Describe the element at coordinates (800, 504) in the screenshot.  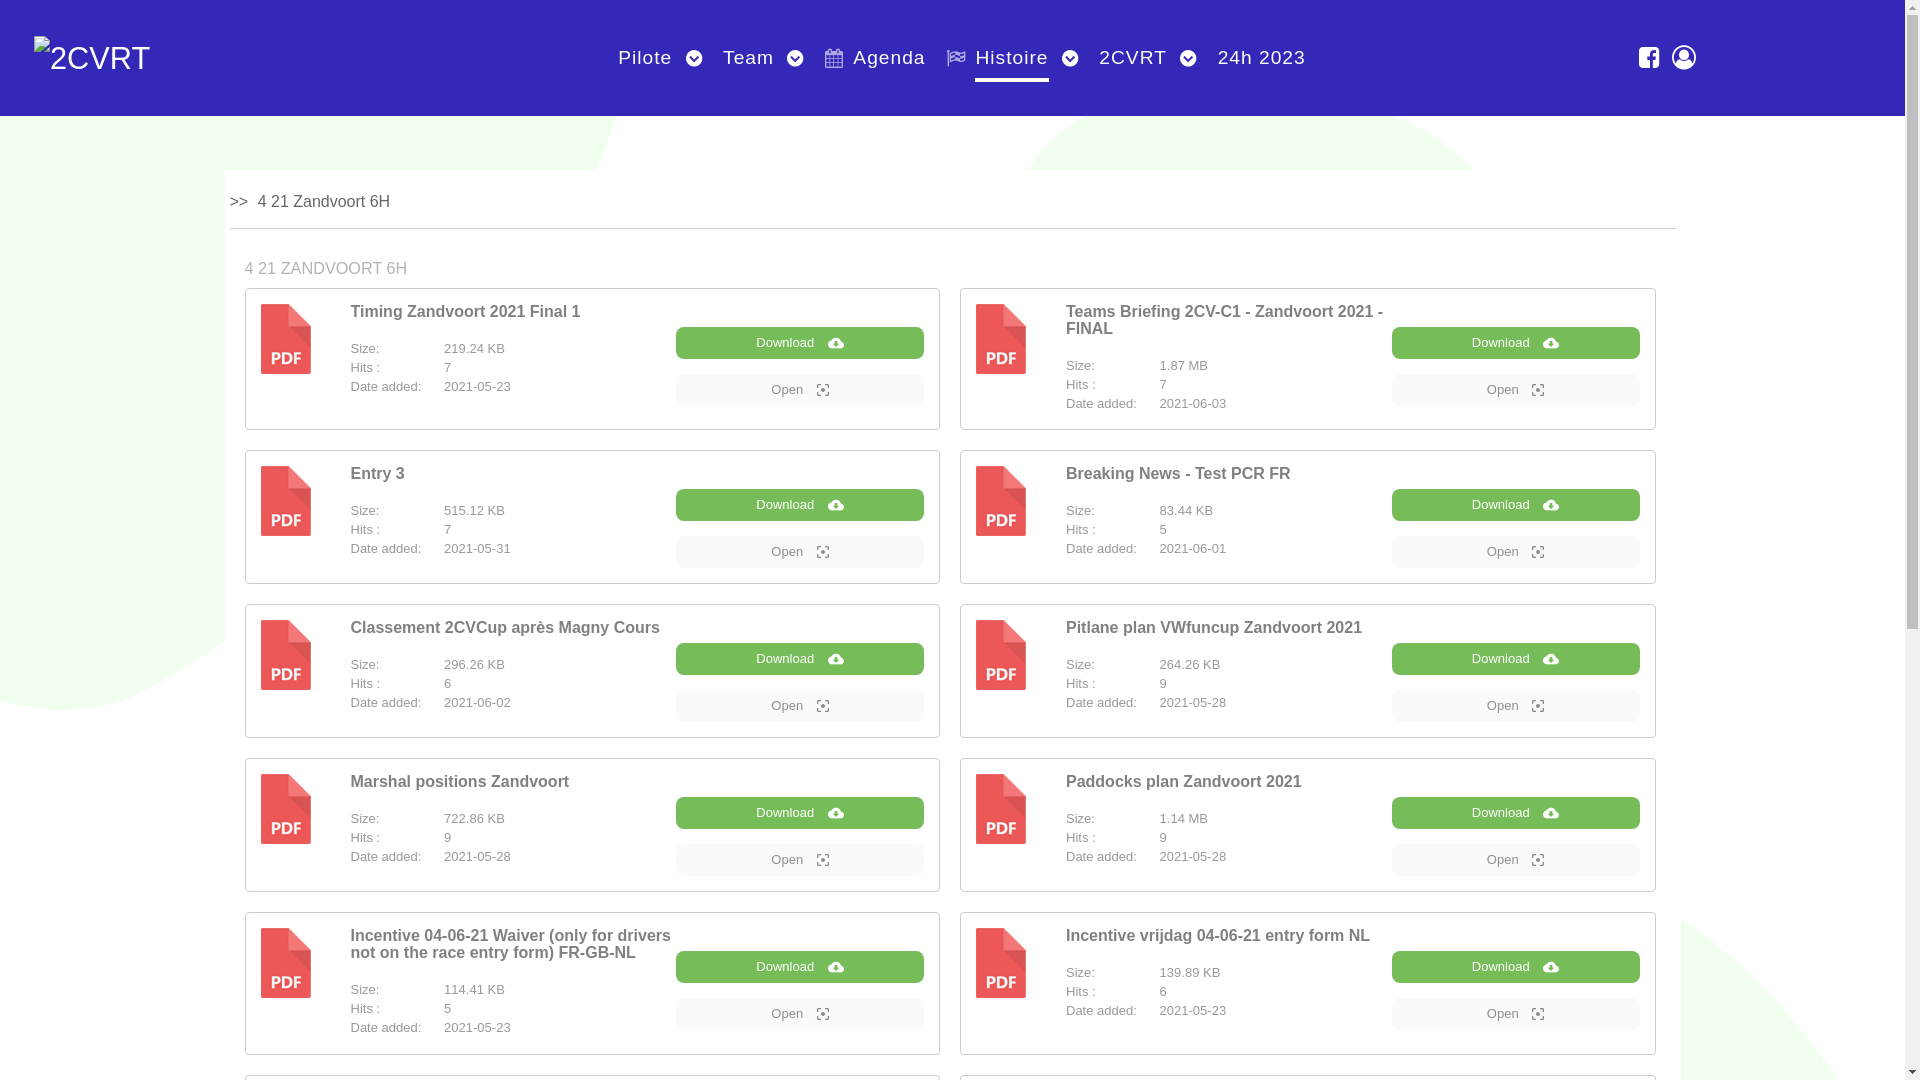
I see `'Download'` at that location.